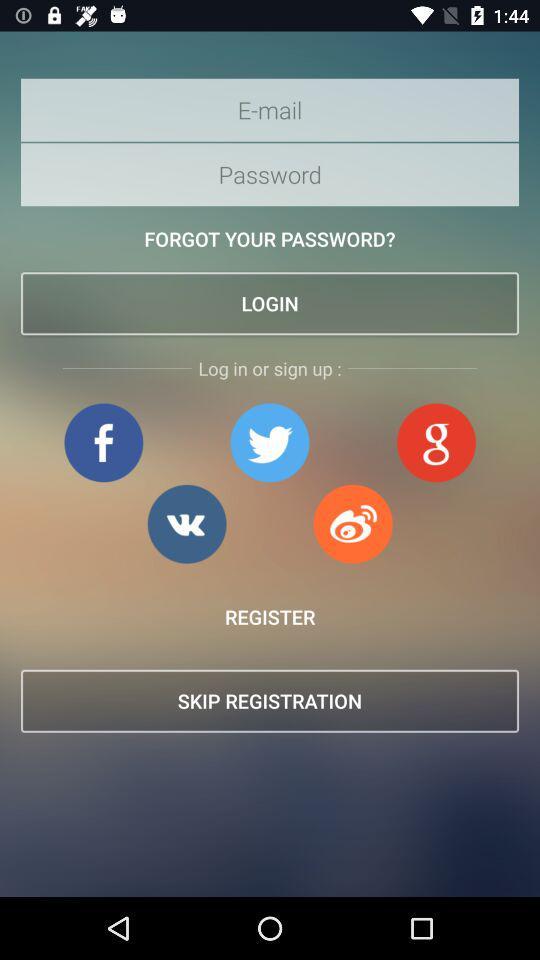 This screenshot has width=540, height=960. Describe the element at coordinates (269, 442) in the screenshot. I see `the twitter icon` at that location.